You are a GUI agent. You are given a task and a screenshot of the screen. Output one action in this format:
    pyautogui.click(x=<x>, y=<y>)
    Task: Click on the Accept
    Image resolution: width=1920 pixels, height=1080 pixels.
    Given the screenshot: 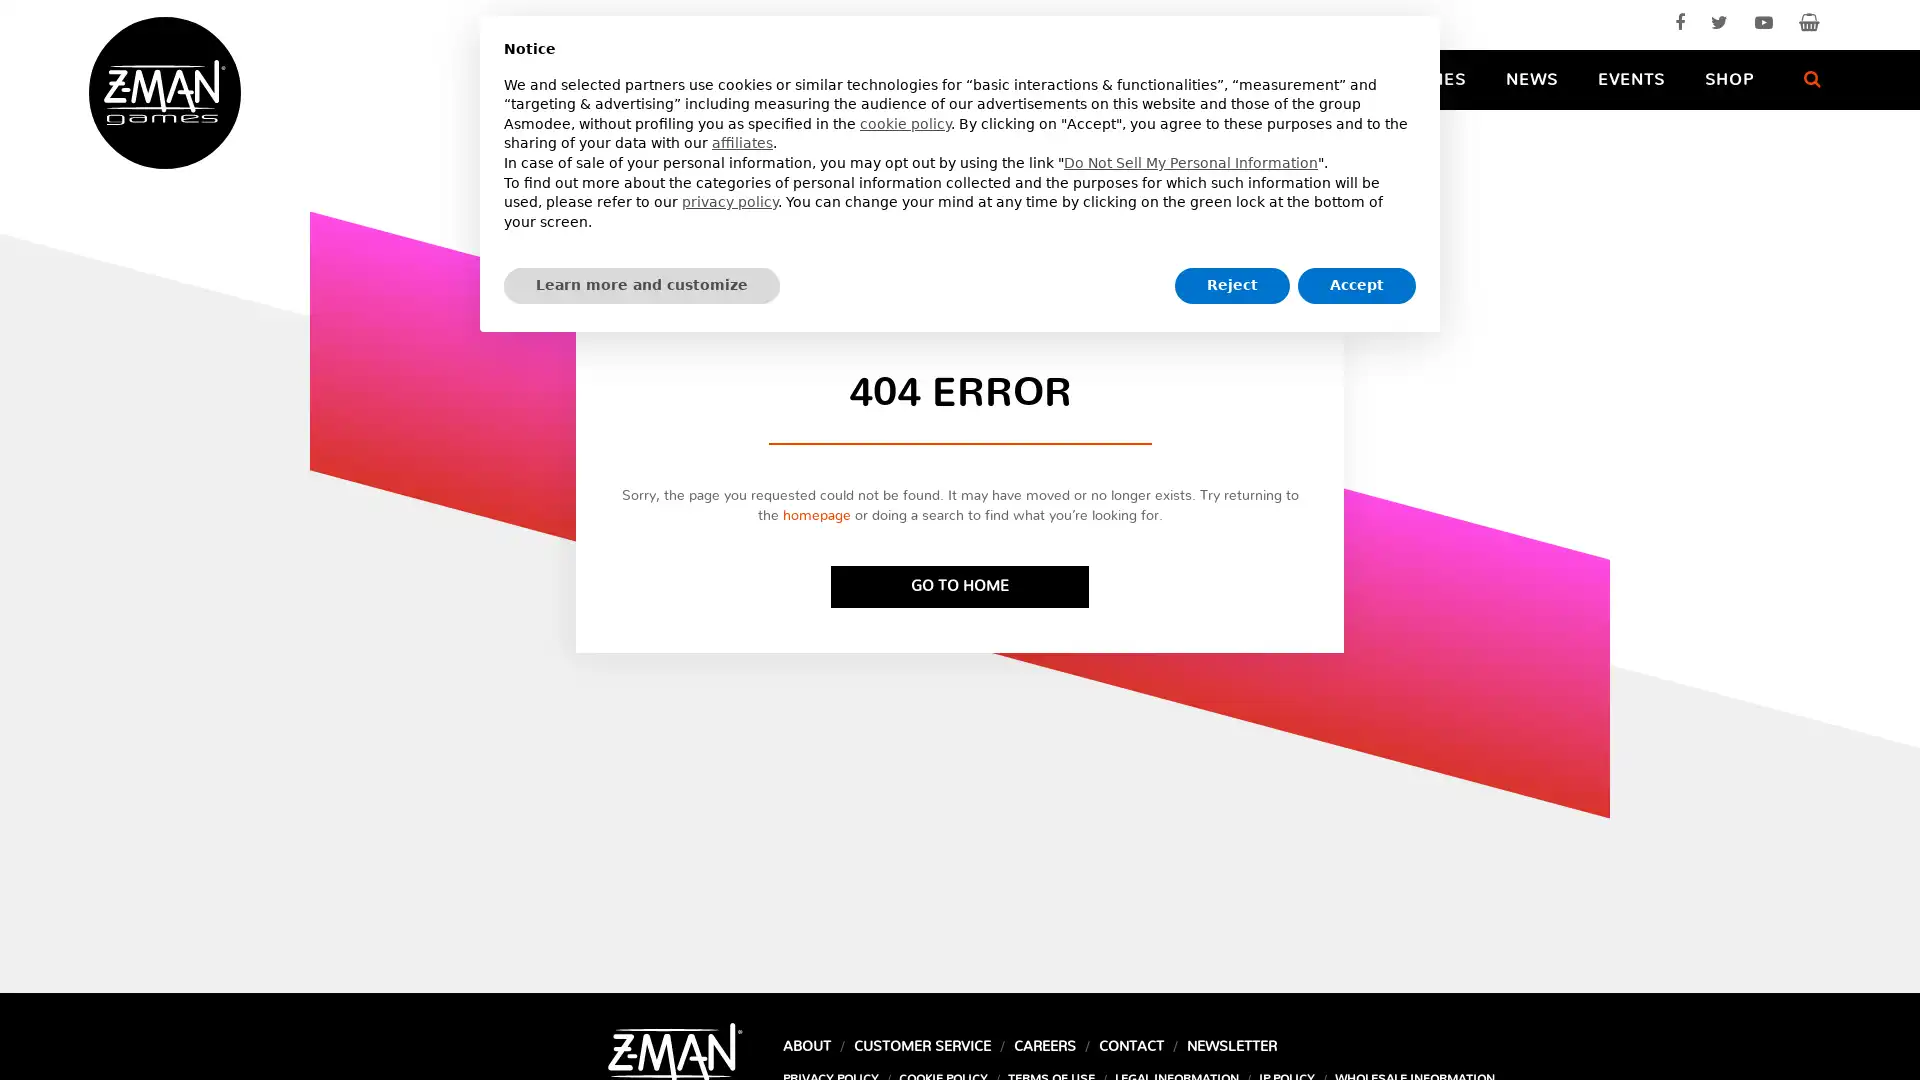 What is the action you would take?
    pyautogui.click(x=1357, y=285)
    